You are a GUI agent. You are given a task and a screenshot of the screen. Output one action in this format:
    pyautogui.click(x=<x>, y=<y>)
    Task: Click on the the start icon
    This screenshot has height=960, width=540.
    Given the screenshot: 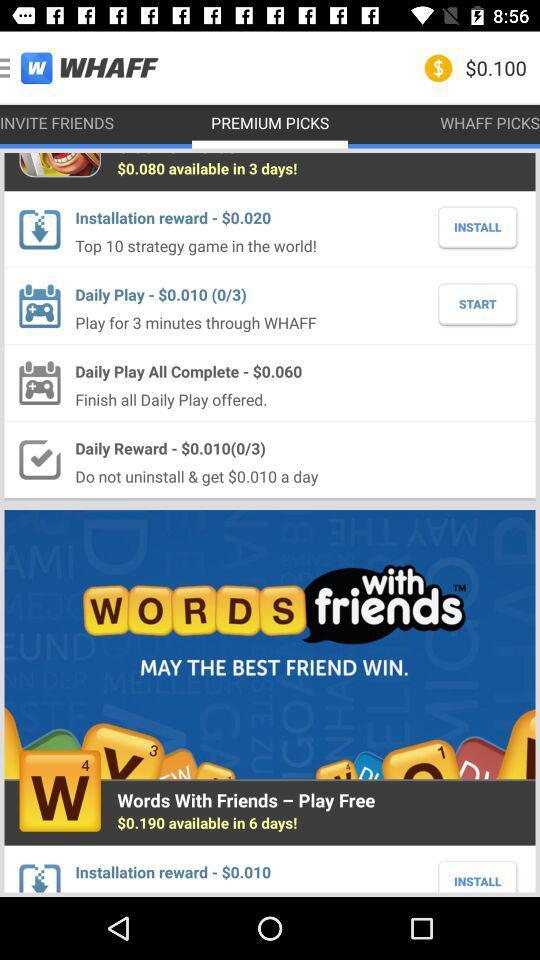 What is the action you would take?
    pyautogui.click(x=476, y=304)
    